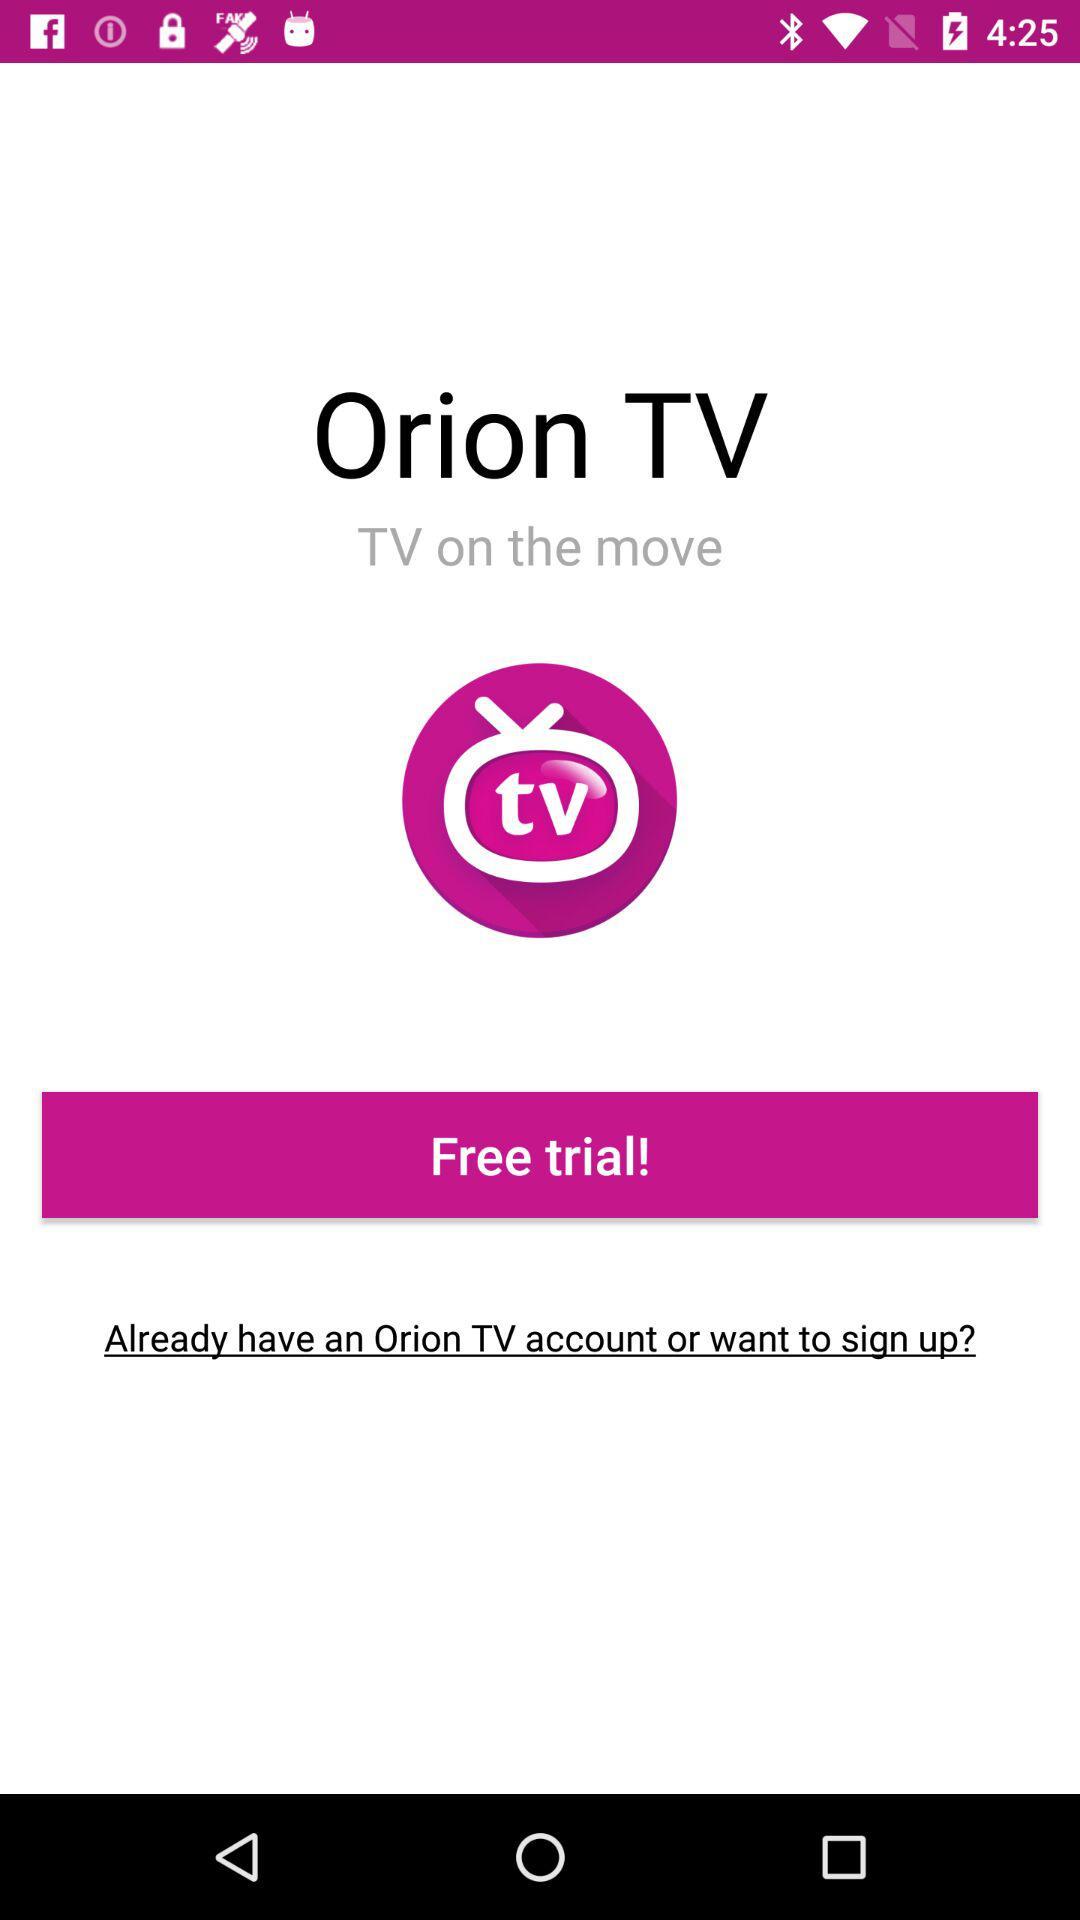 The height and width of the screenshot is (1920, 1080). What do you see at coordinates (540, 1337) in the screenshot?
I see `the already have an item` at bounding box center [540, 1337].